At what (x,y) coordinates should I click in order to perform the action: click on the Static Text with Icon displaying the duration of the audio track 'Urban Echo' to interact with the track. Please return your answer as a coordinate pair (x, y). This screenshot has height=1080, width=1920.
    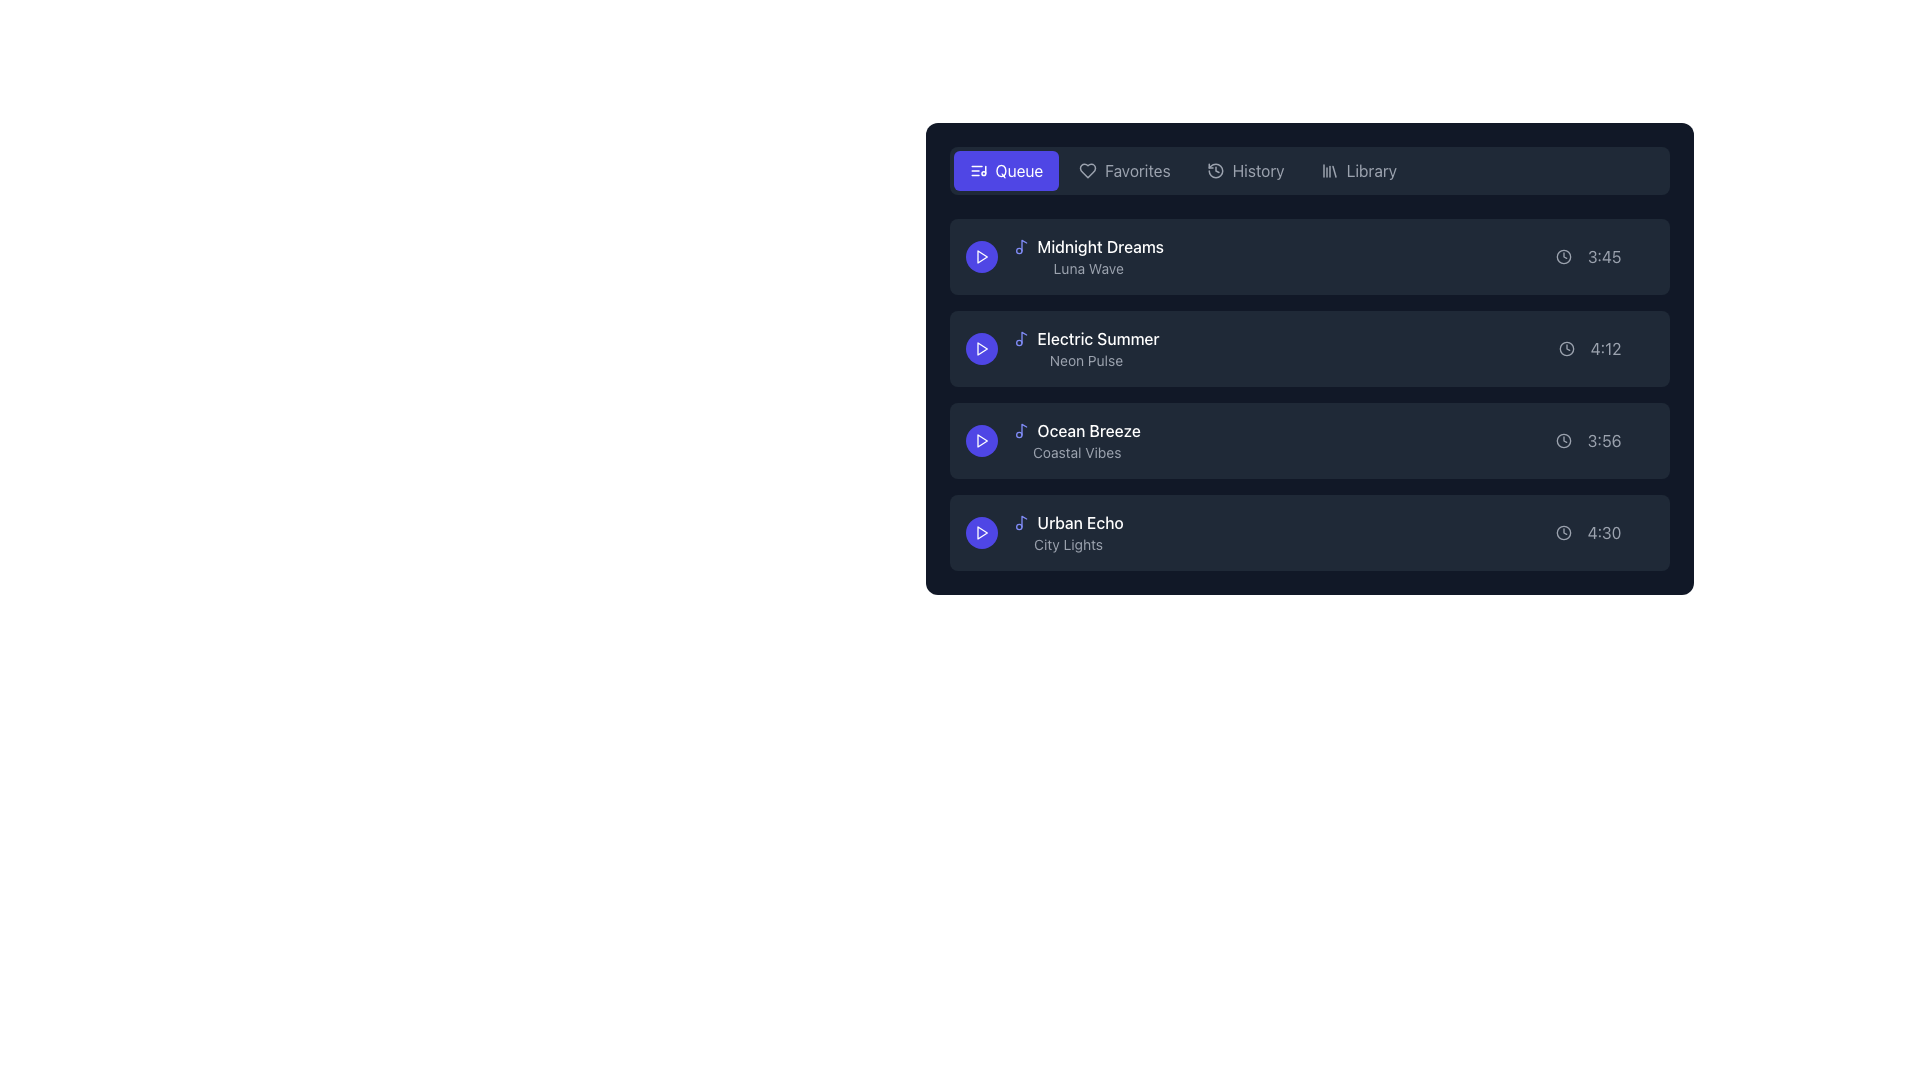
    Looking at the image, I should click on (1604, 531).